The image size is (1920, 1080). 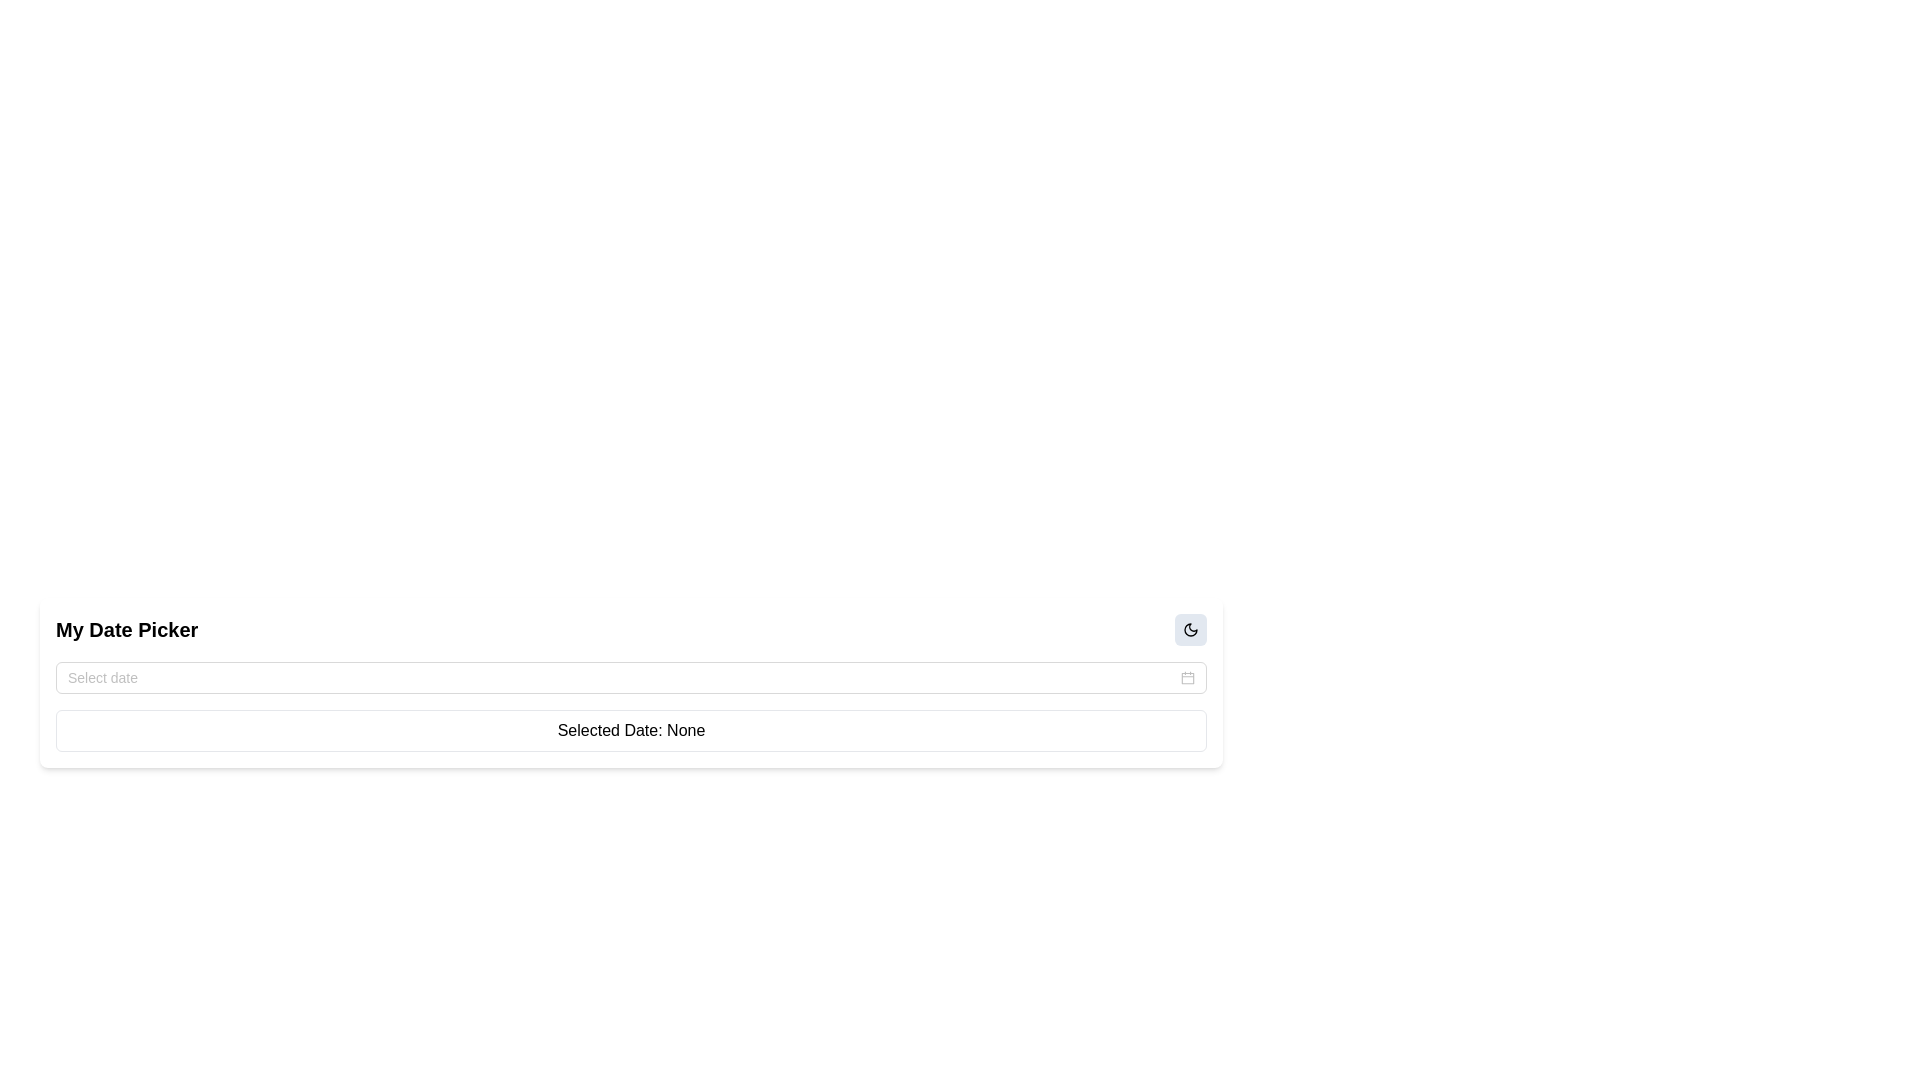 What do you see at coordinates (1190, 628) in the screenshot?
I see `the moon icon in the top-right corner of the date picker UI` at bounding box center [1190, 628].